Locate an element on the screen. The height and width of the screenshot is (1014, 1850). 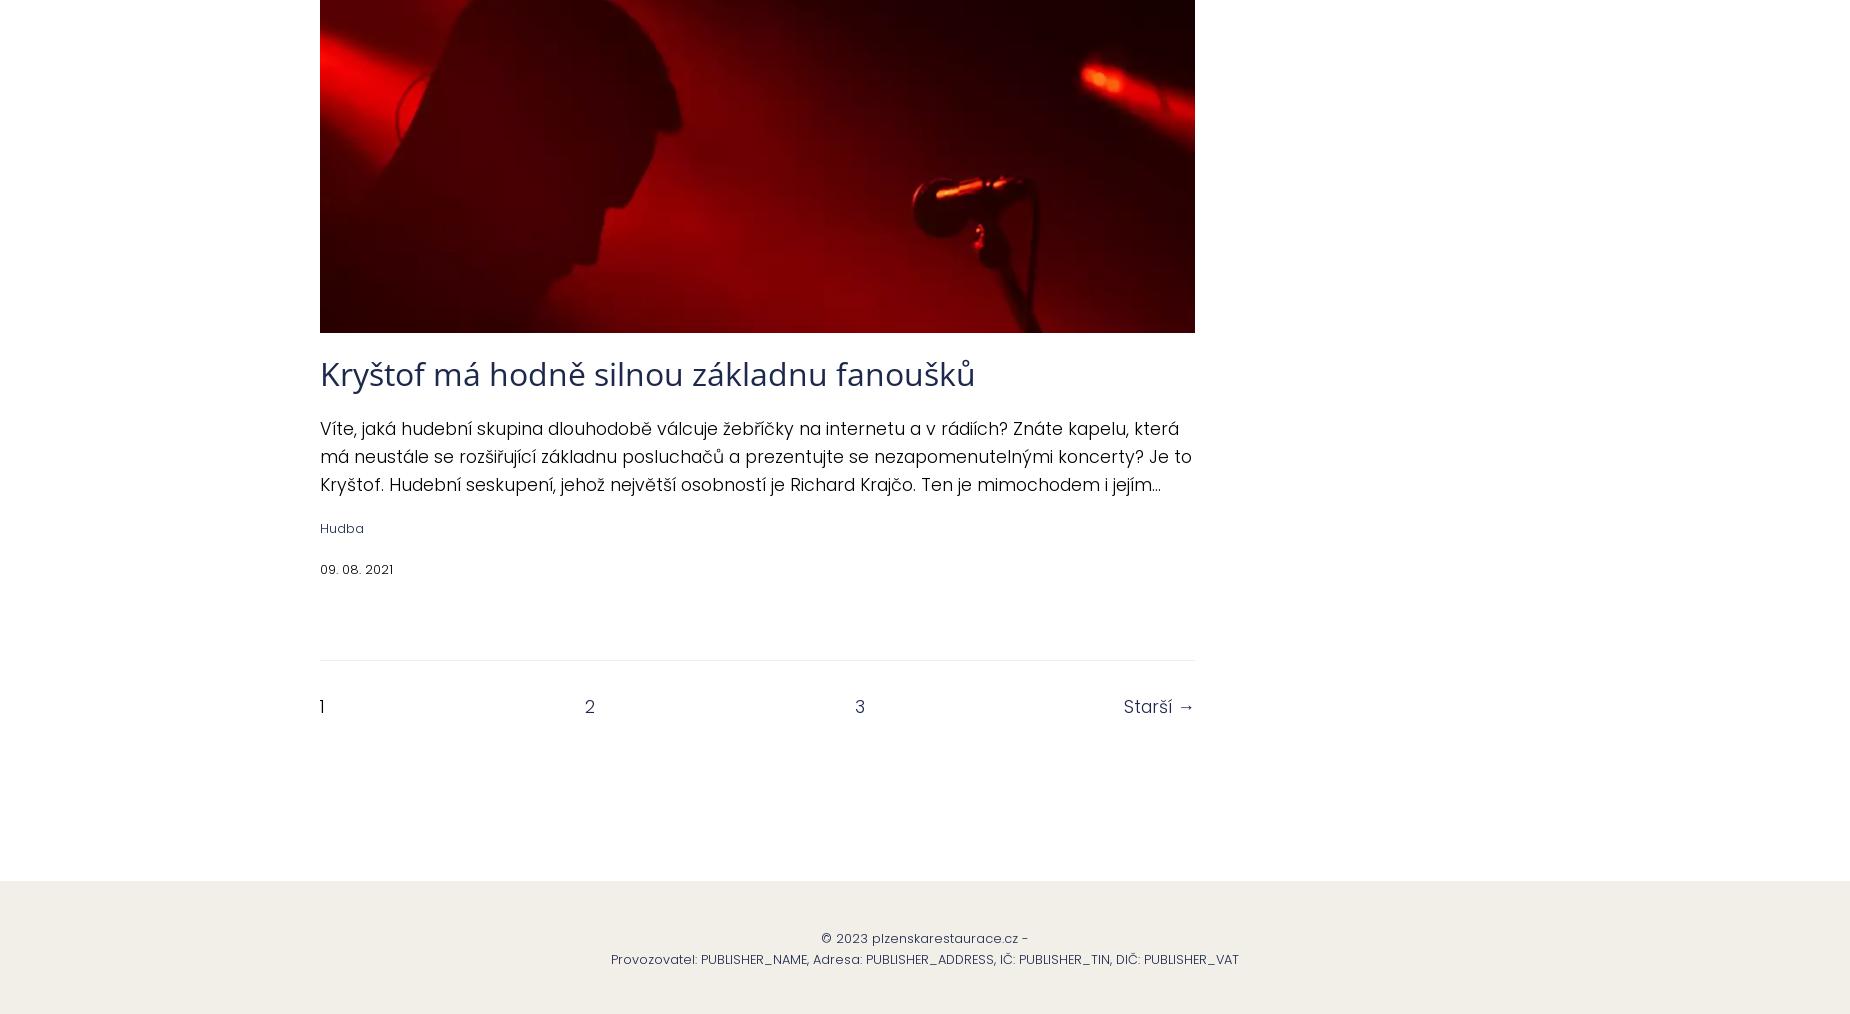
'1' is located at coordinates (319, 705).